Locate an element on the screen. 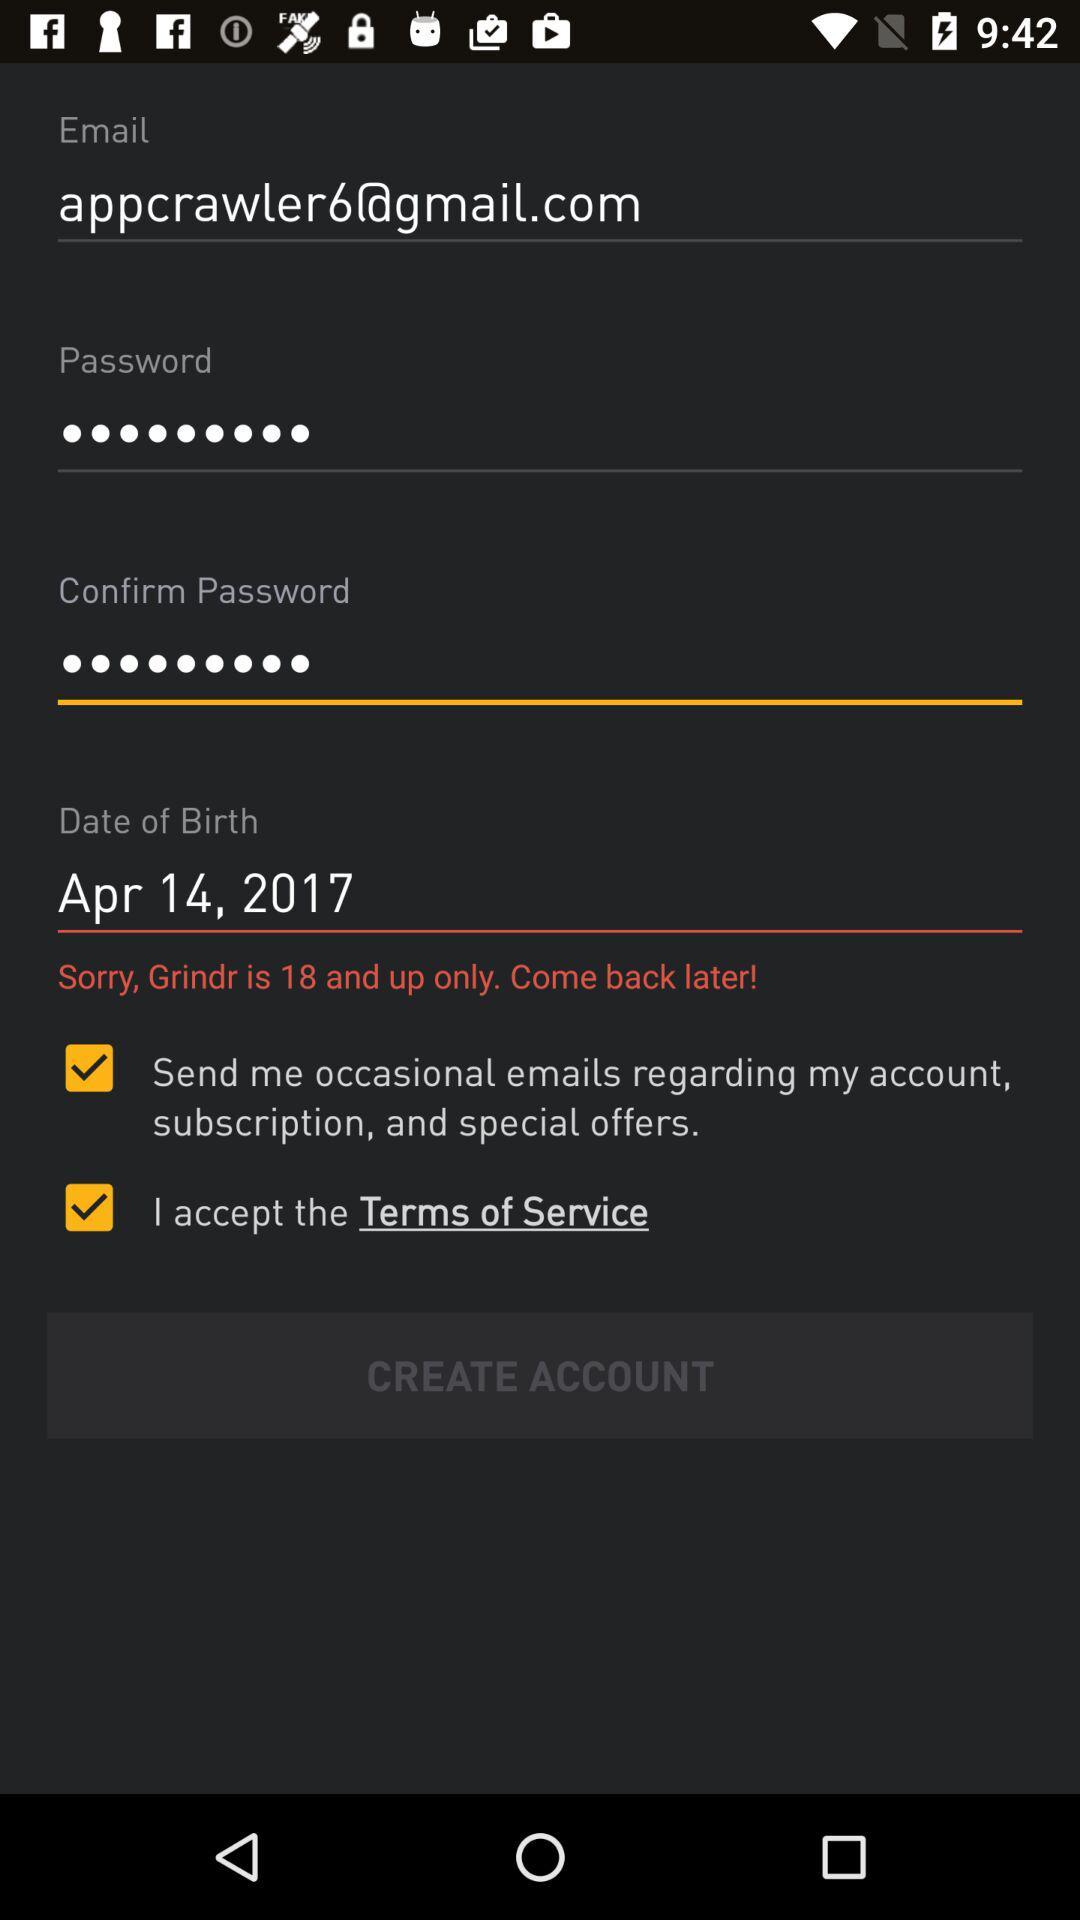 The image size is (1080, 1920). ok select button is located at coordinates (88, 1206).